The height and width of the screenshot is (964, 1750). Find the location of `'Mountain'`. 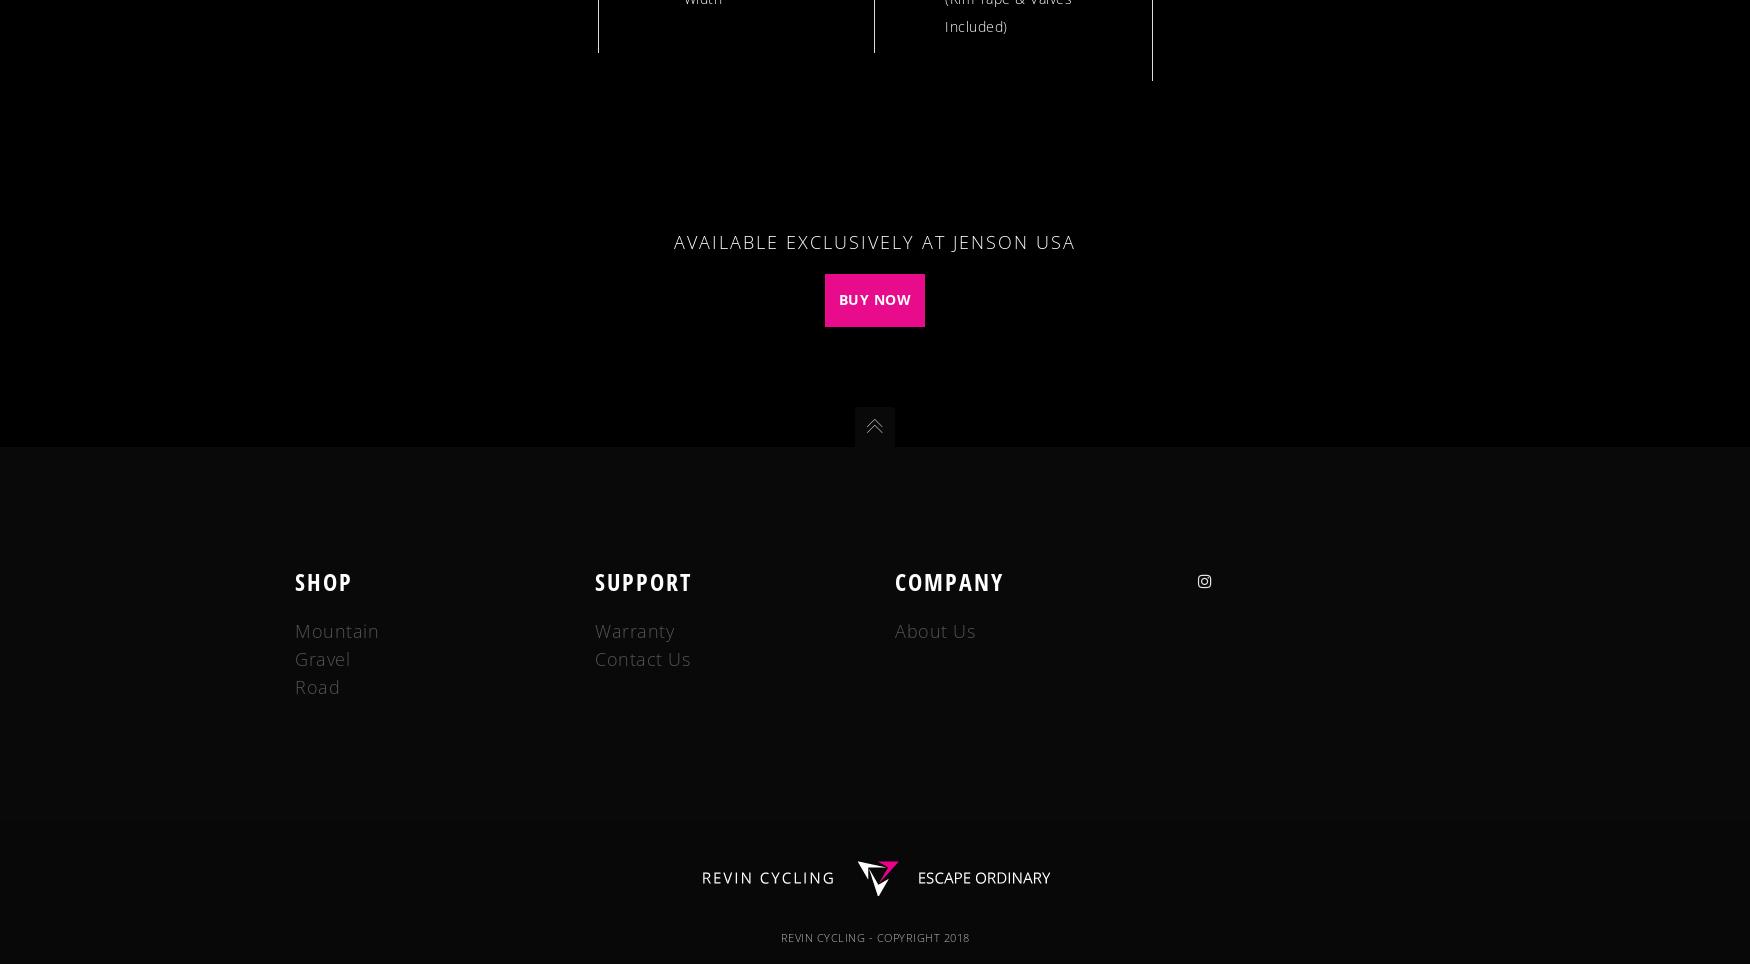

'Mountain' is located at coordinates (337, 629).